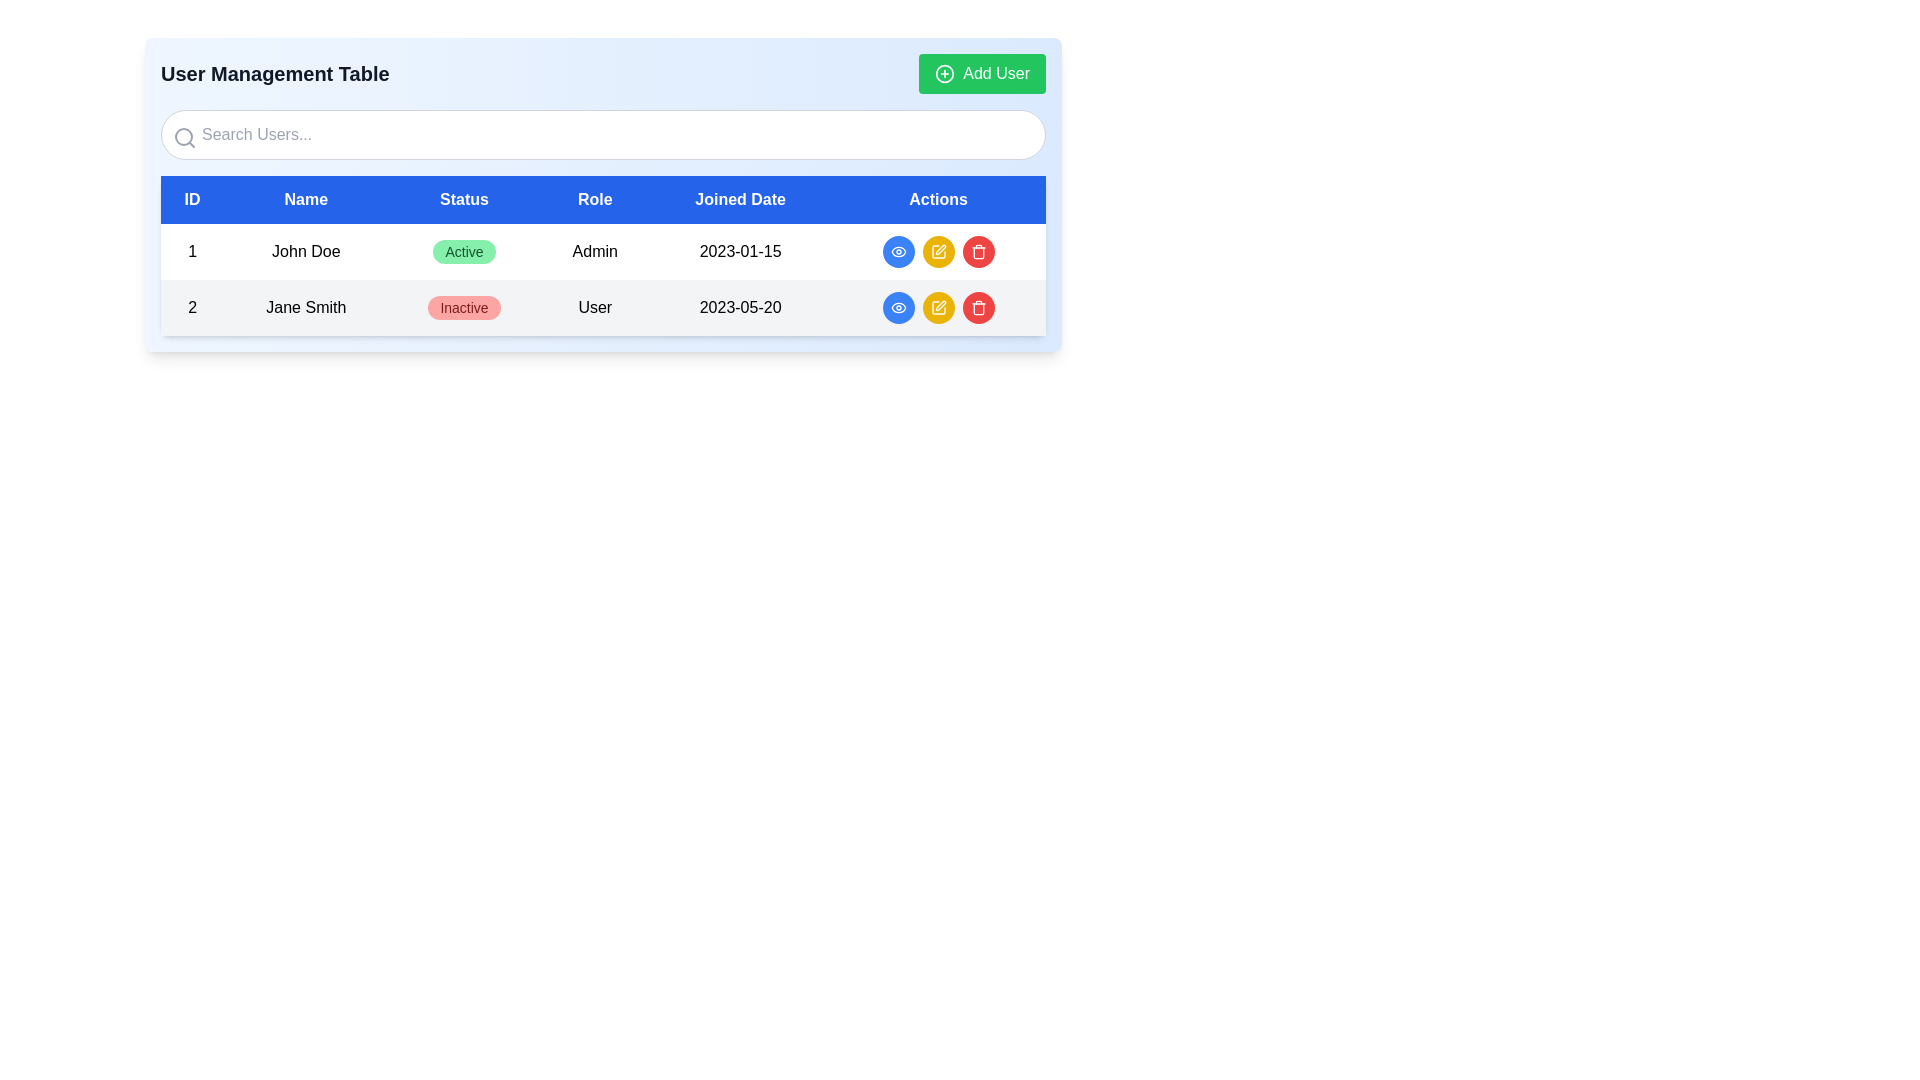 Image resolution: width=1920 pixels, height=1080 pixels. Describe the element at coordinates (937, 250) in the screenshot. I see `the edit button for the user 'John Doe' in the Actions column of the user management table` at that location.